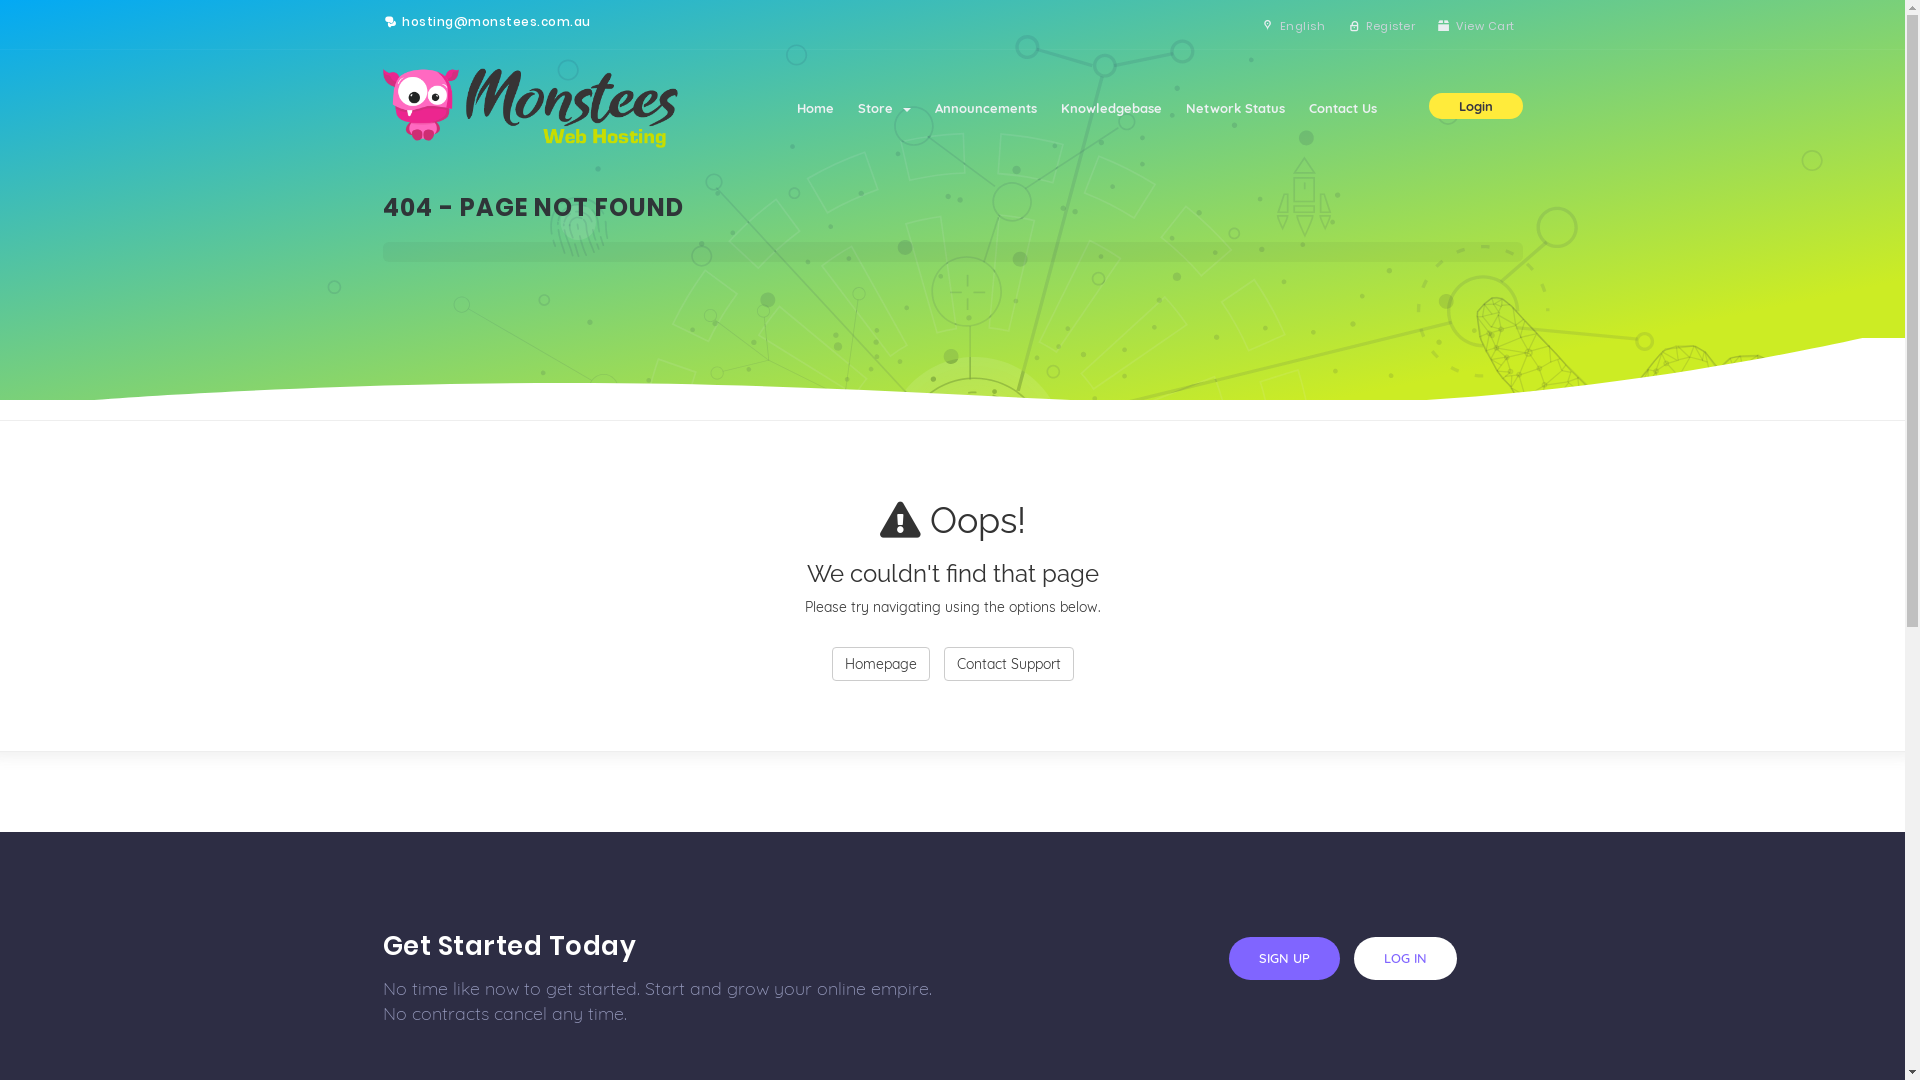 This screenshot has height=1080, width=1920. Describe the element at coordinates (1425, 26) in the screenshot. I see `'View Cart'` at that location.